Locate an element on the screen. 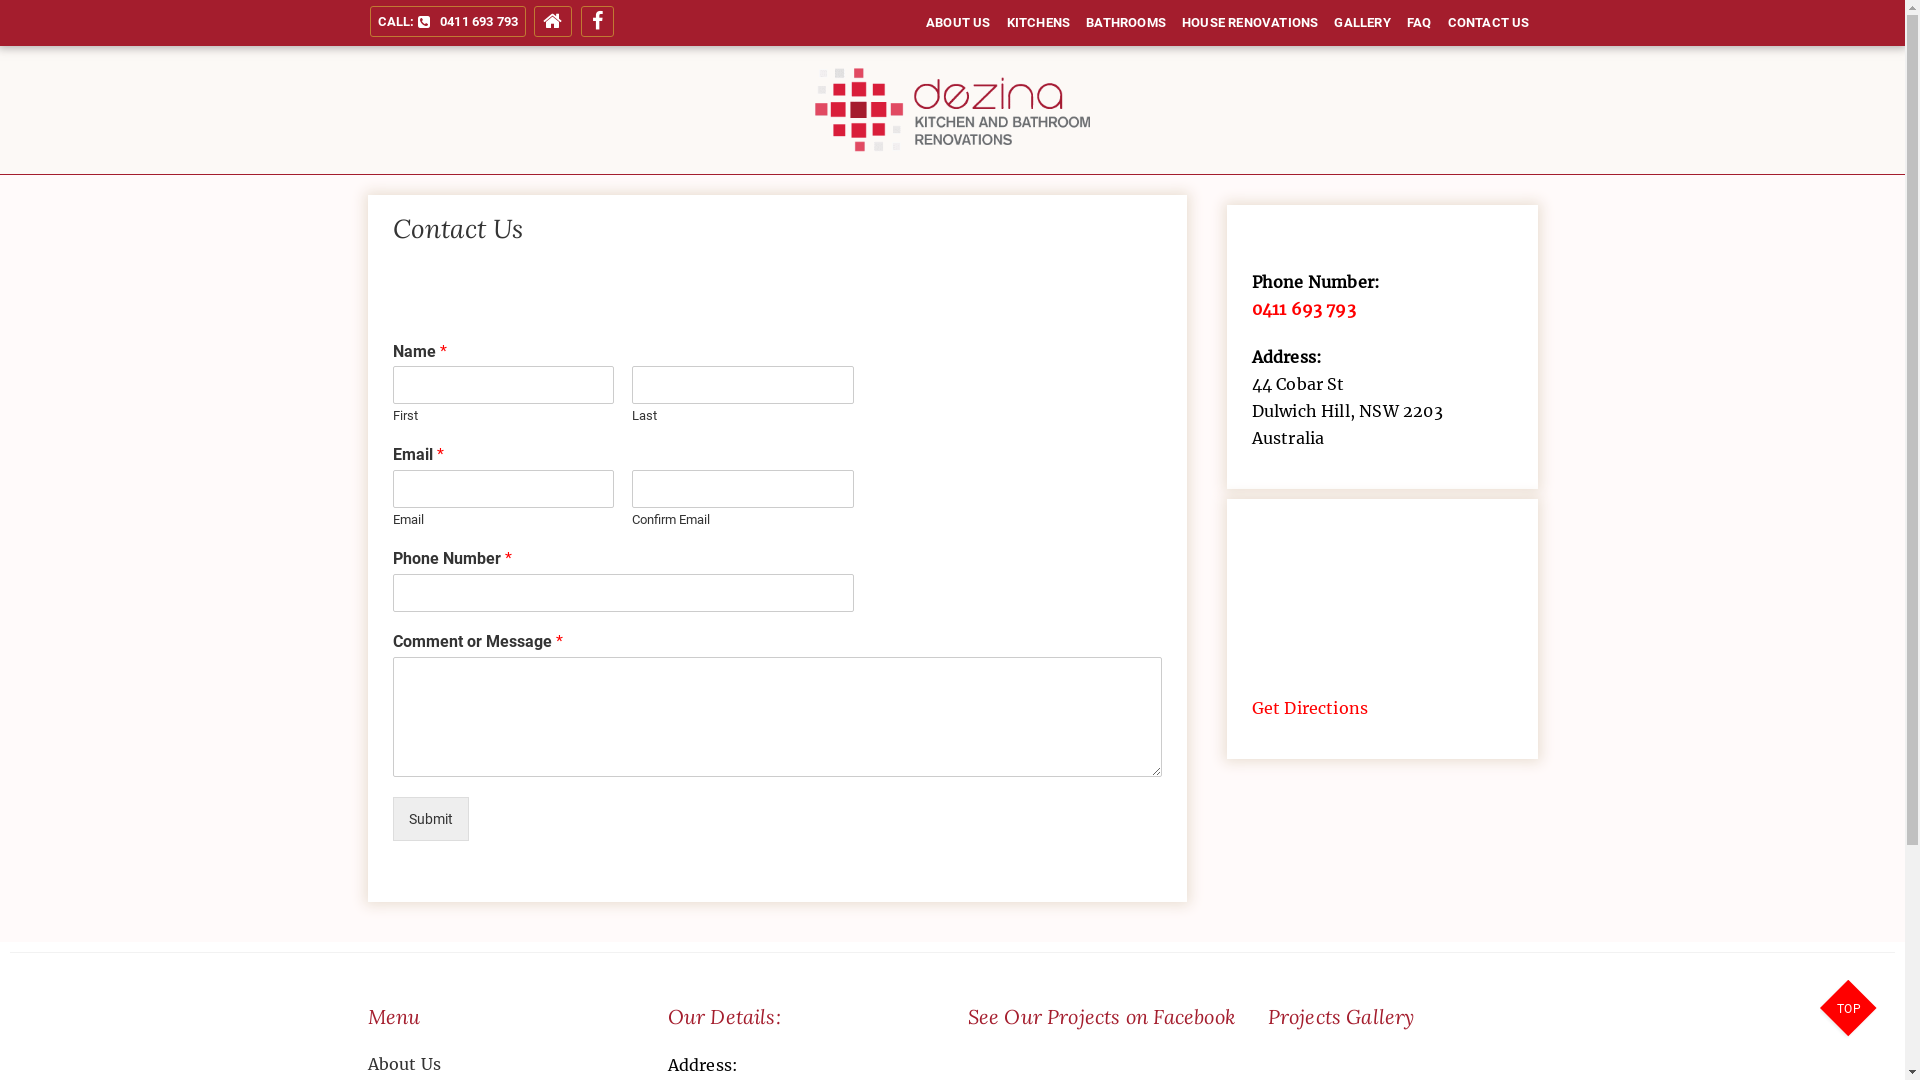  'BATHROOMS' is located at coordinates (1077, 23).